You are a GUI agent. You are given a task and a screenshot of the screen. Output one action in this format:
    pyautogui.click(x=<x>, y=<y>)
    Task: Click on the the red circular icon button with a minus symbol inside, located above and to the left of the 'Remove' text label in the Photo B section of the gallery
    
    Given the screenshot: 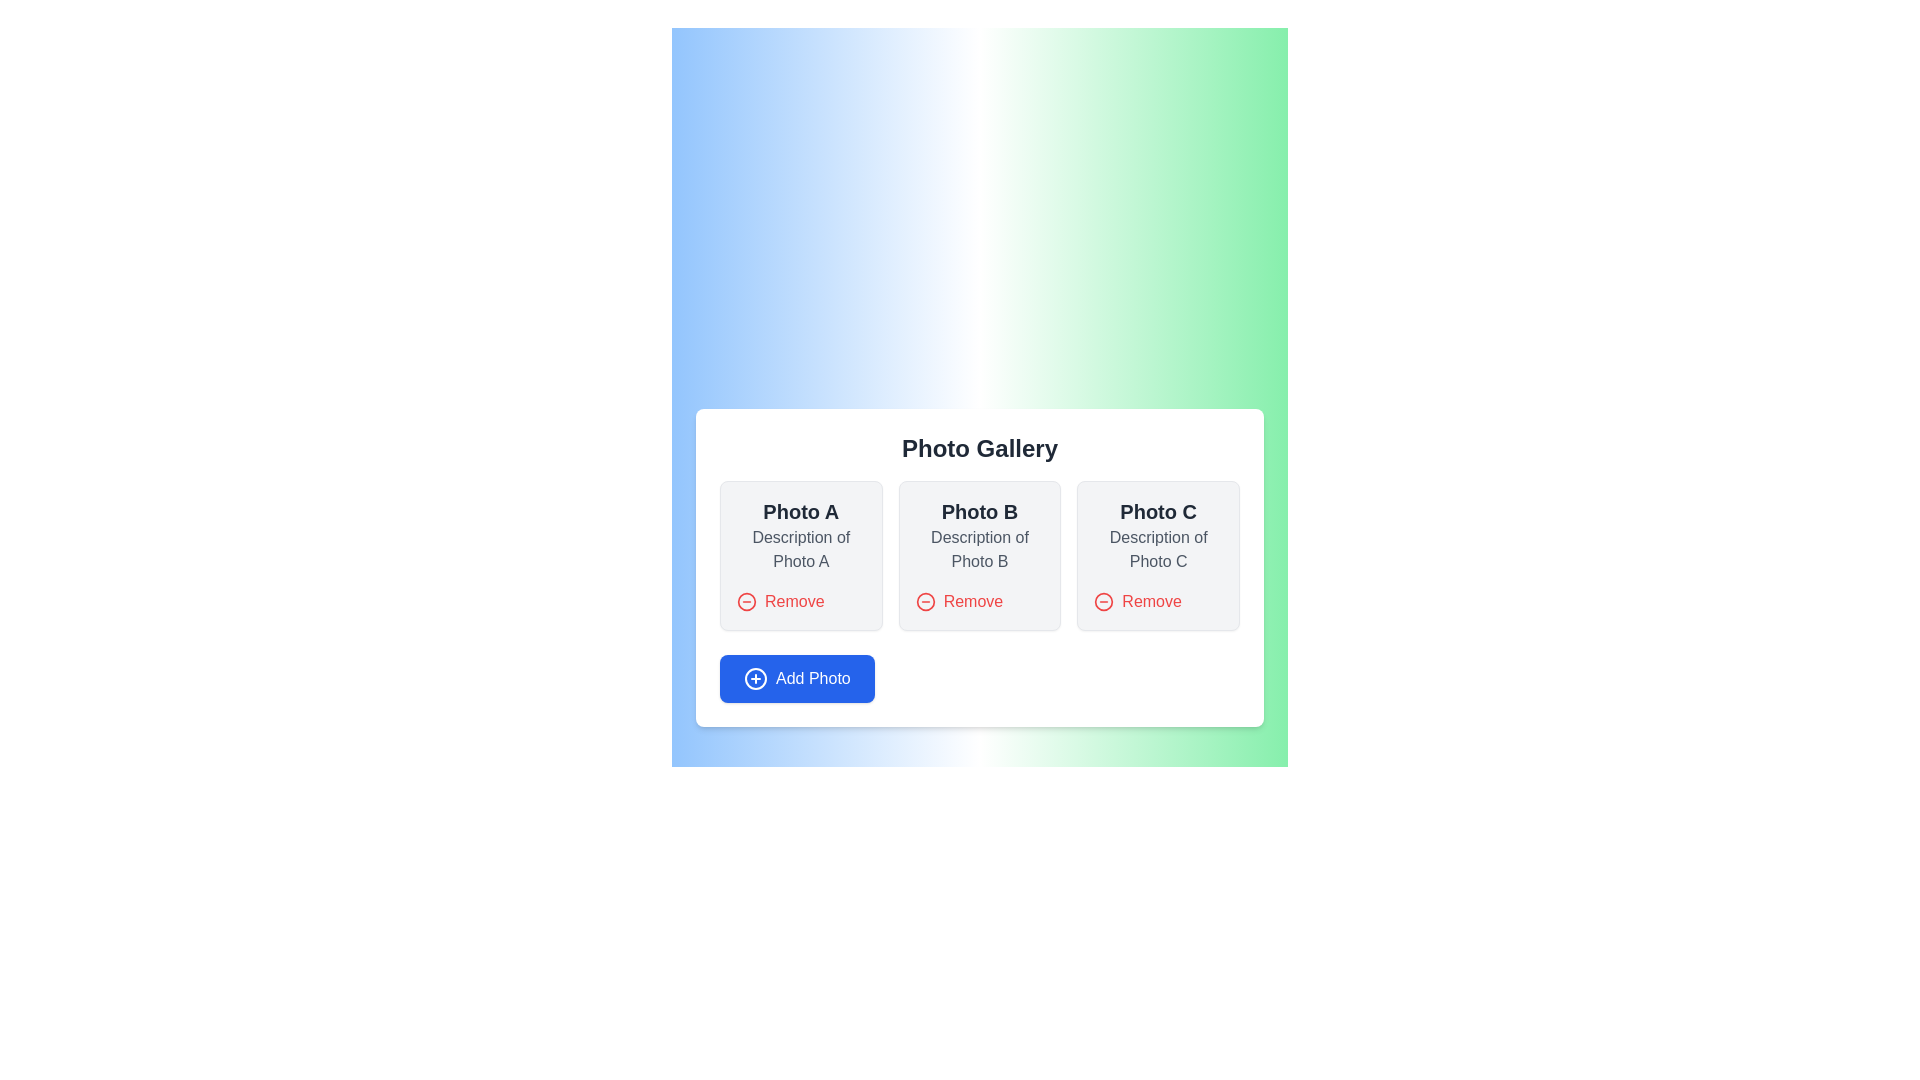 What is the action you would take?
    pyautogui.click(x=746, y=600)
    